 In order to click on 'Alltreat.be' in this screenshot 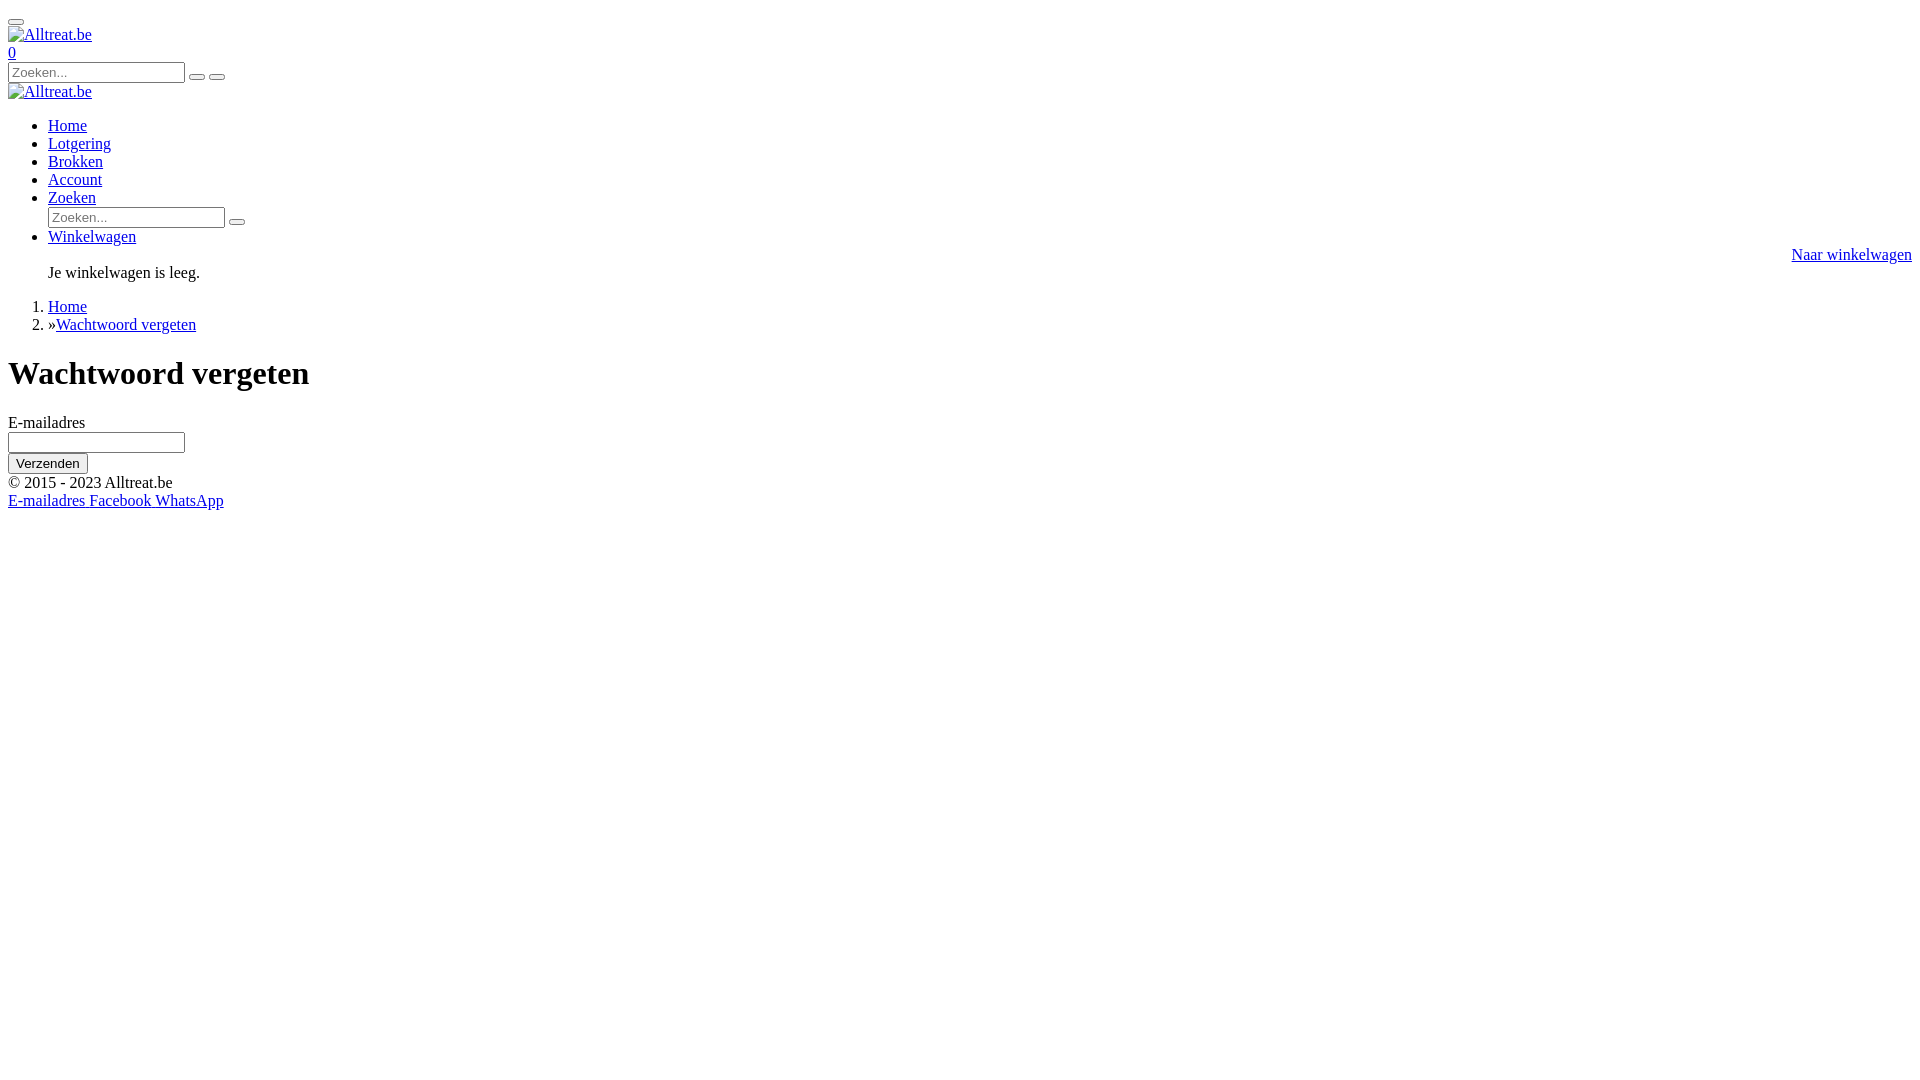, I will do `click(49, 92)`.